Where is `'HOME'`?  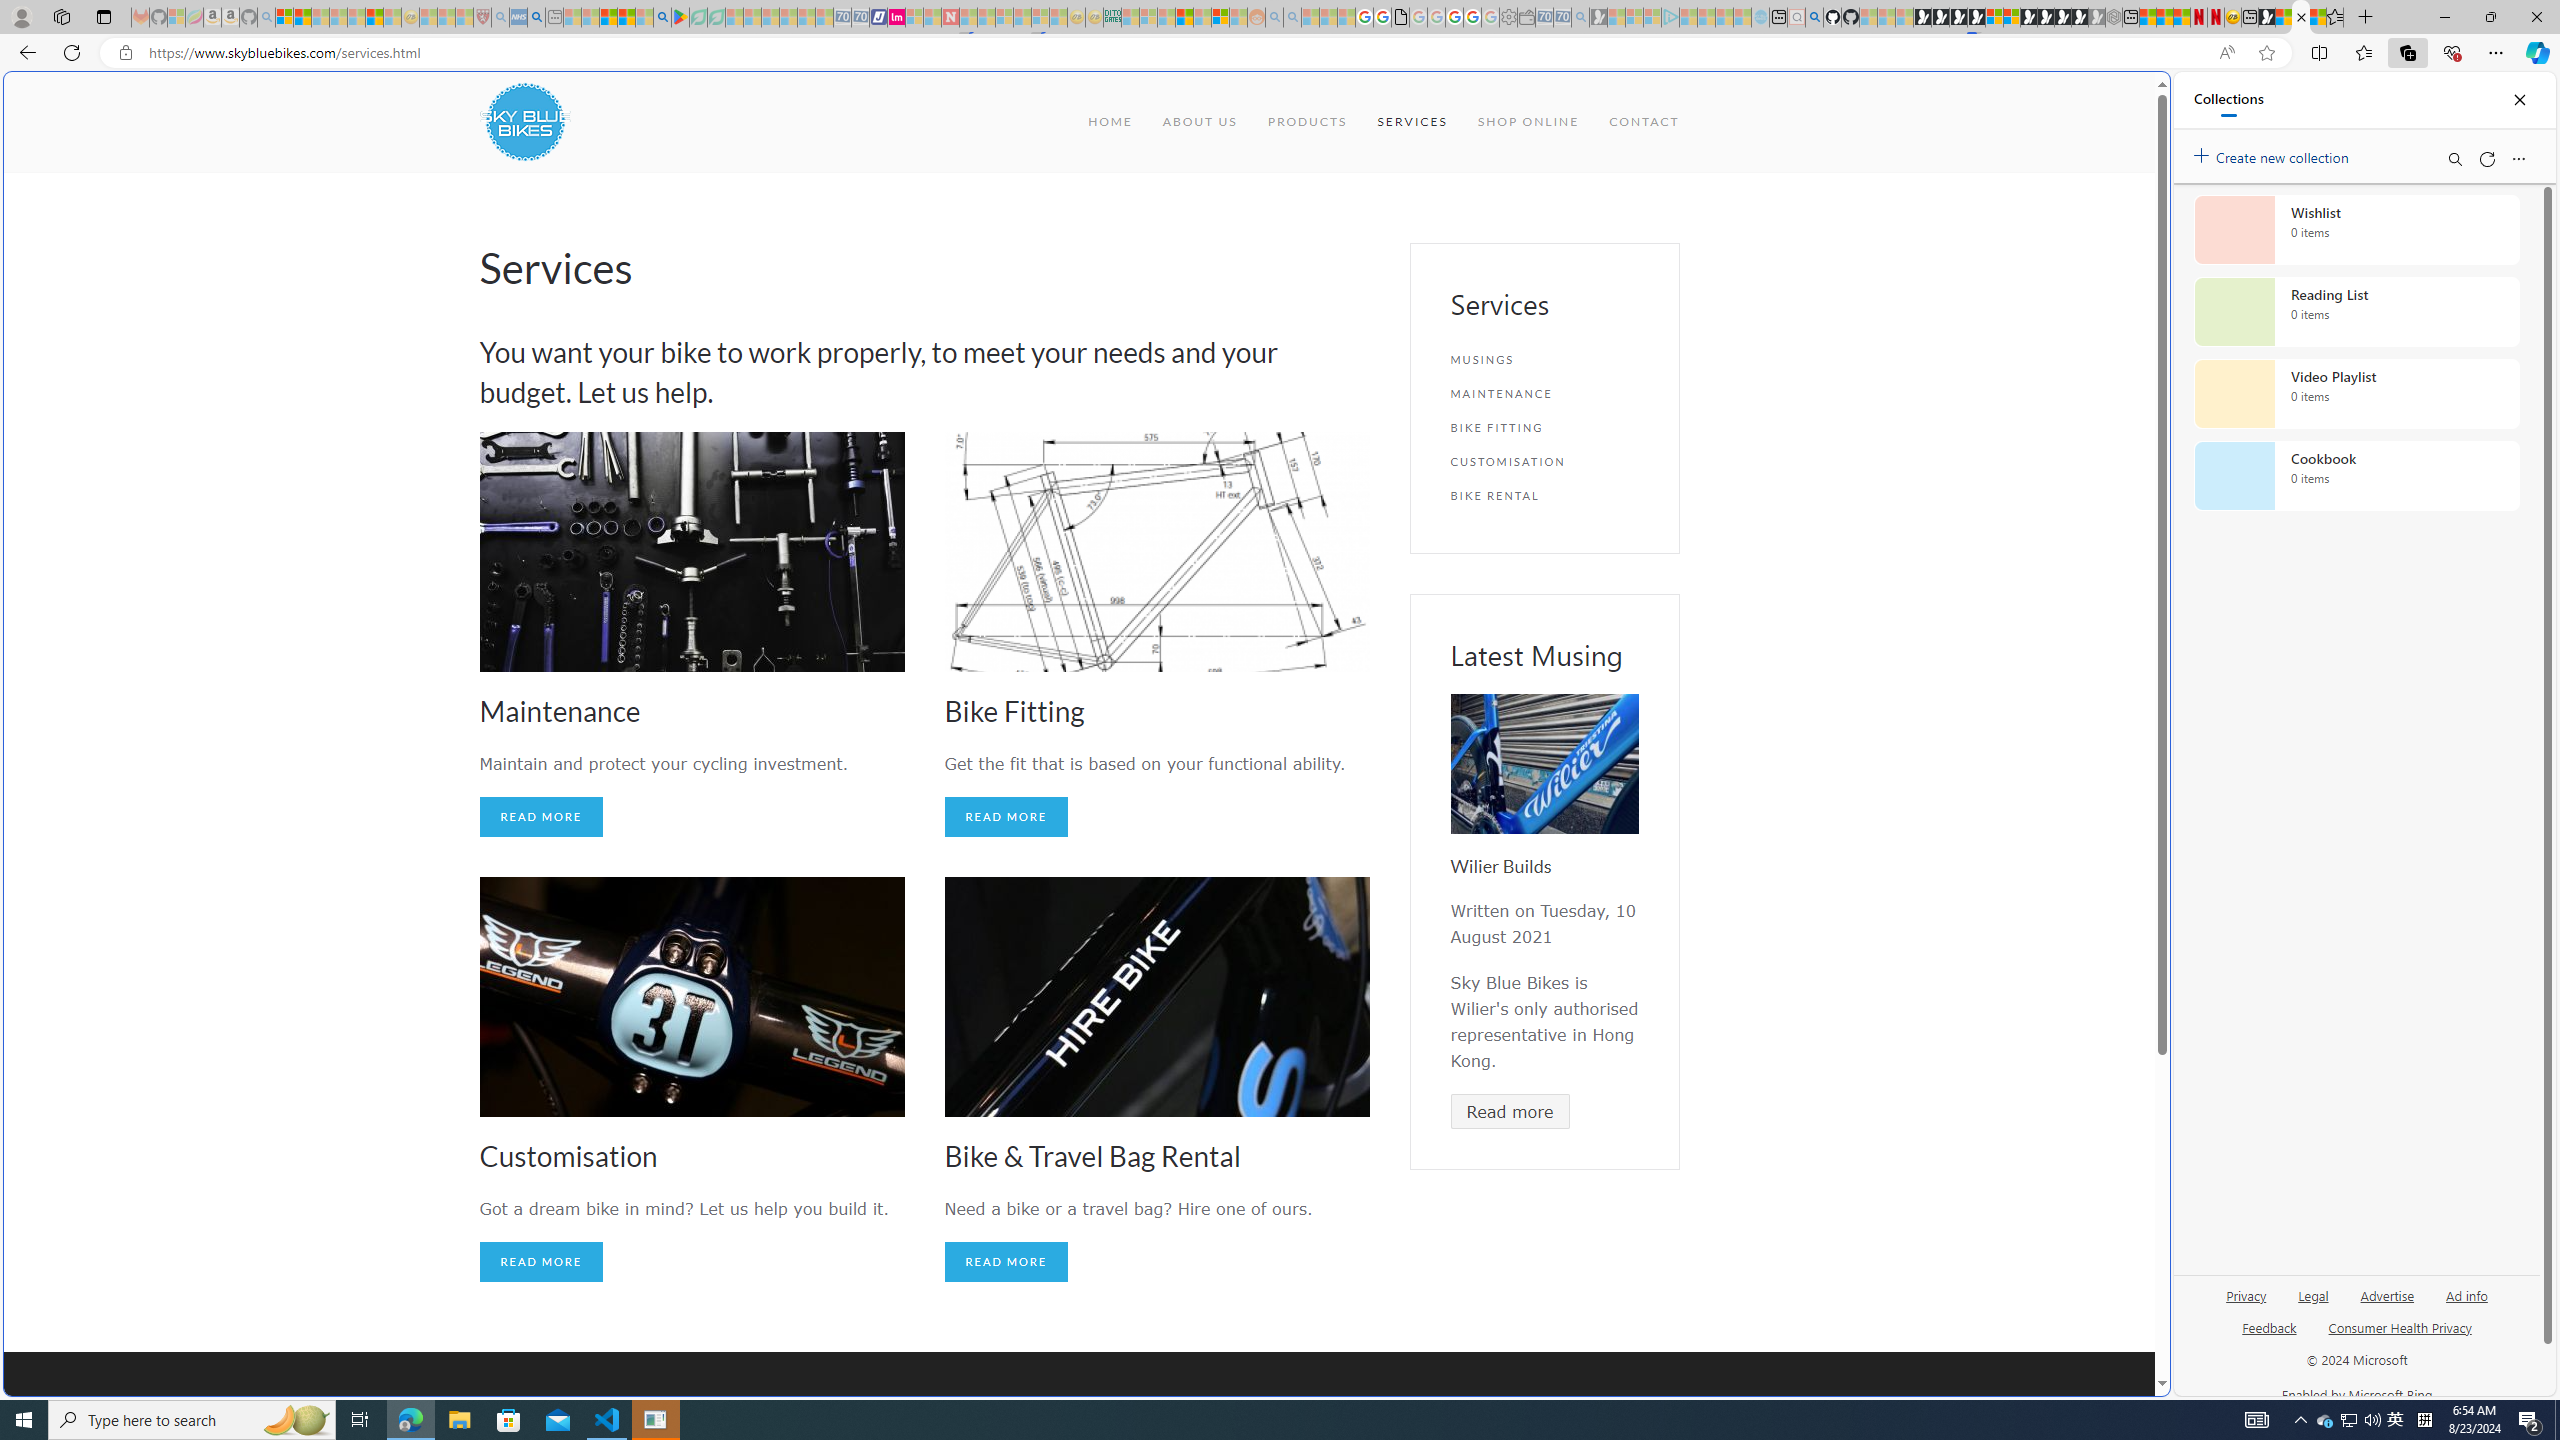
'HOME' is located at coordinates (1108, 120).